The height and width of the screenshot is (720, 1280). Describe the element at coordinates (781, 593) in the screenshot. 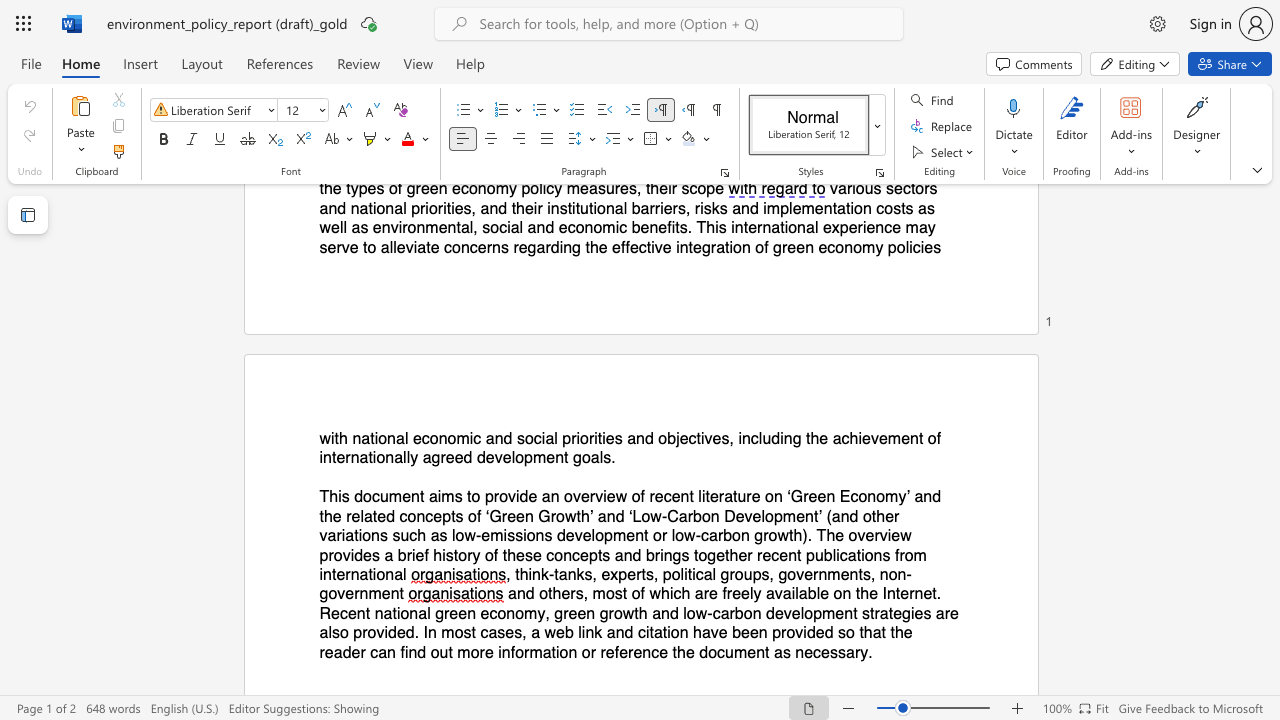

I see `the subset text "ailable on the Internet. Recent national green economy, green growth and low‐carbon development strategies are also provided. In most cases, a web link and citation have been pro" within the text "and others, most of which are freely available on the Internet. Recent national green economy, green growth and low‐carbon development strategies are also provided. In most cases, a web link and citation have been provided so that the reader can find out more information or reference the"` at that location.